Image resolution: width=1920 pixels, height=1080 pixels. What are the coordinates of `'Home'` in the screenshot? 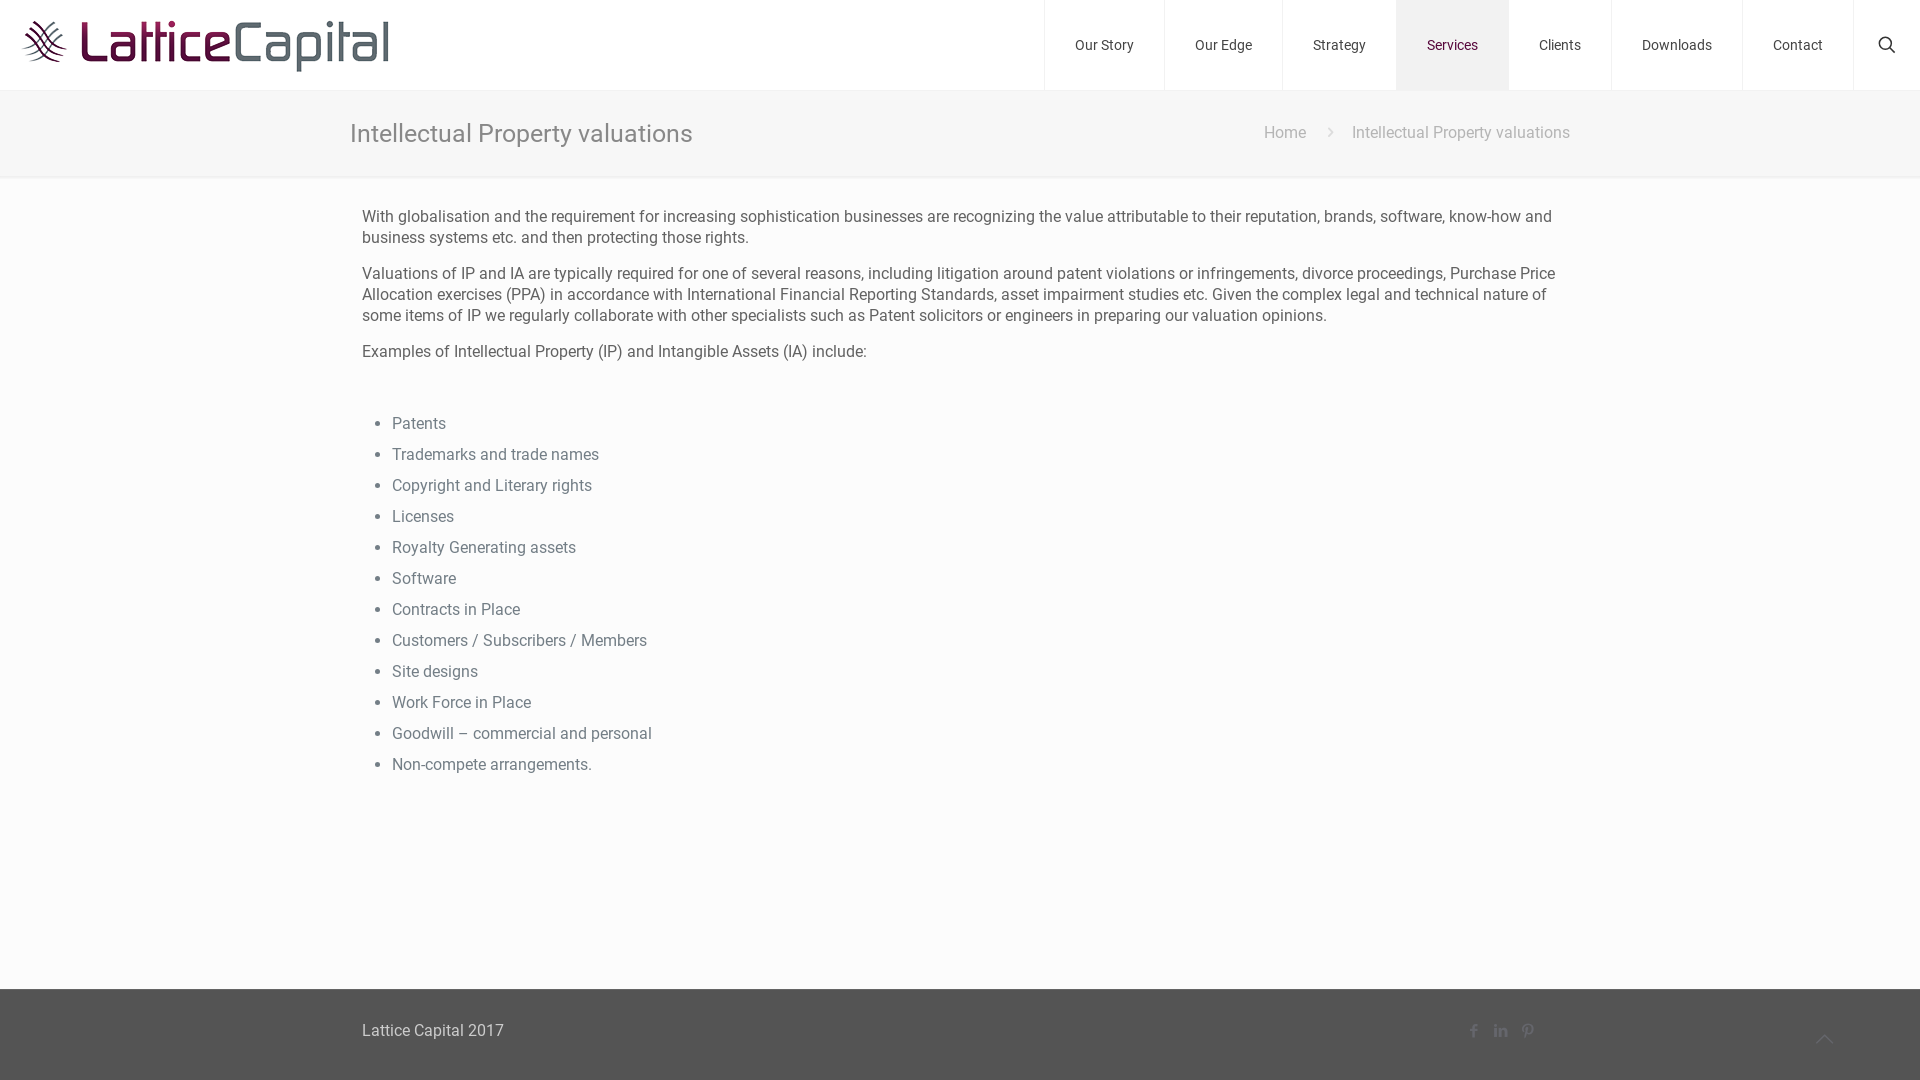 It's located at (1285, 132).